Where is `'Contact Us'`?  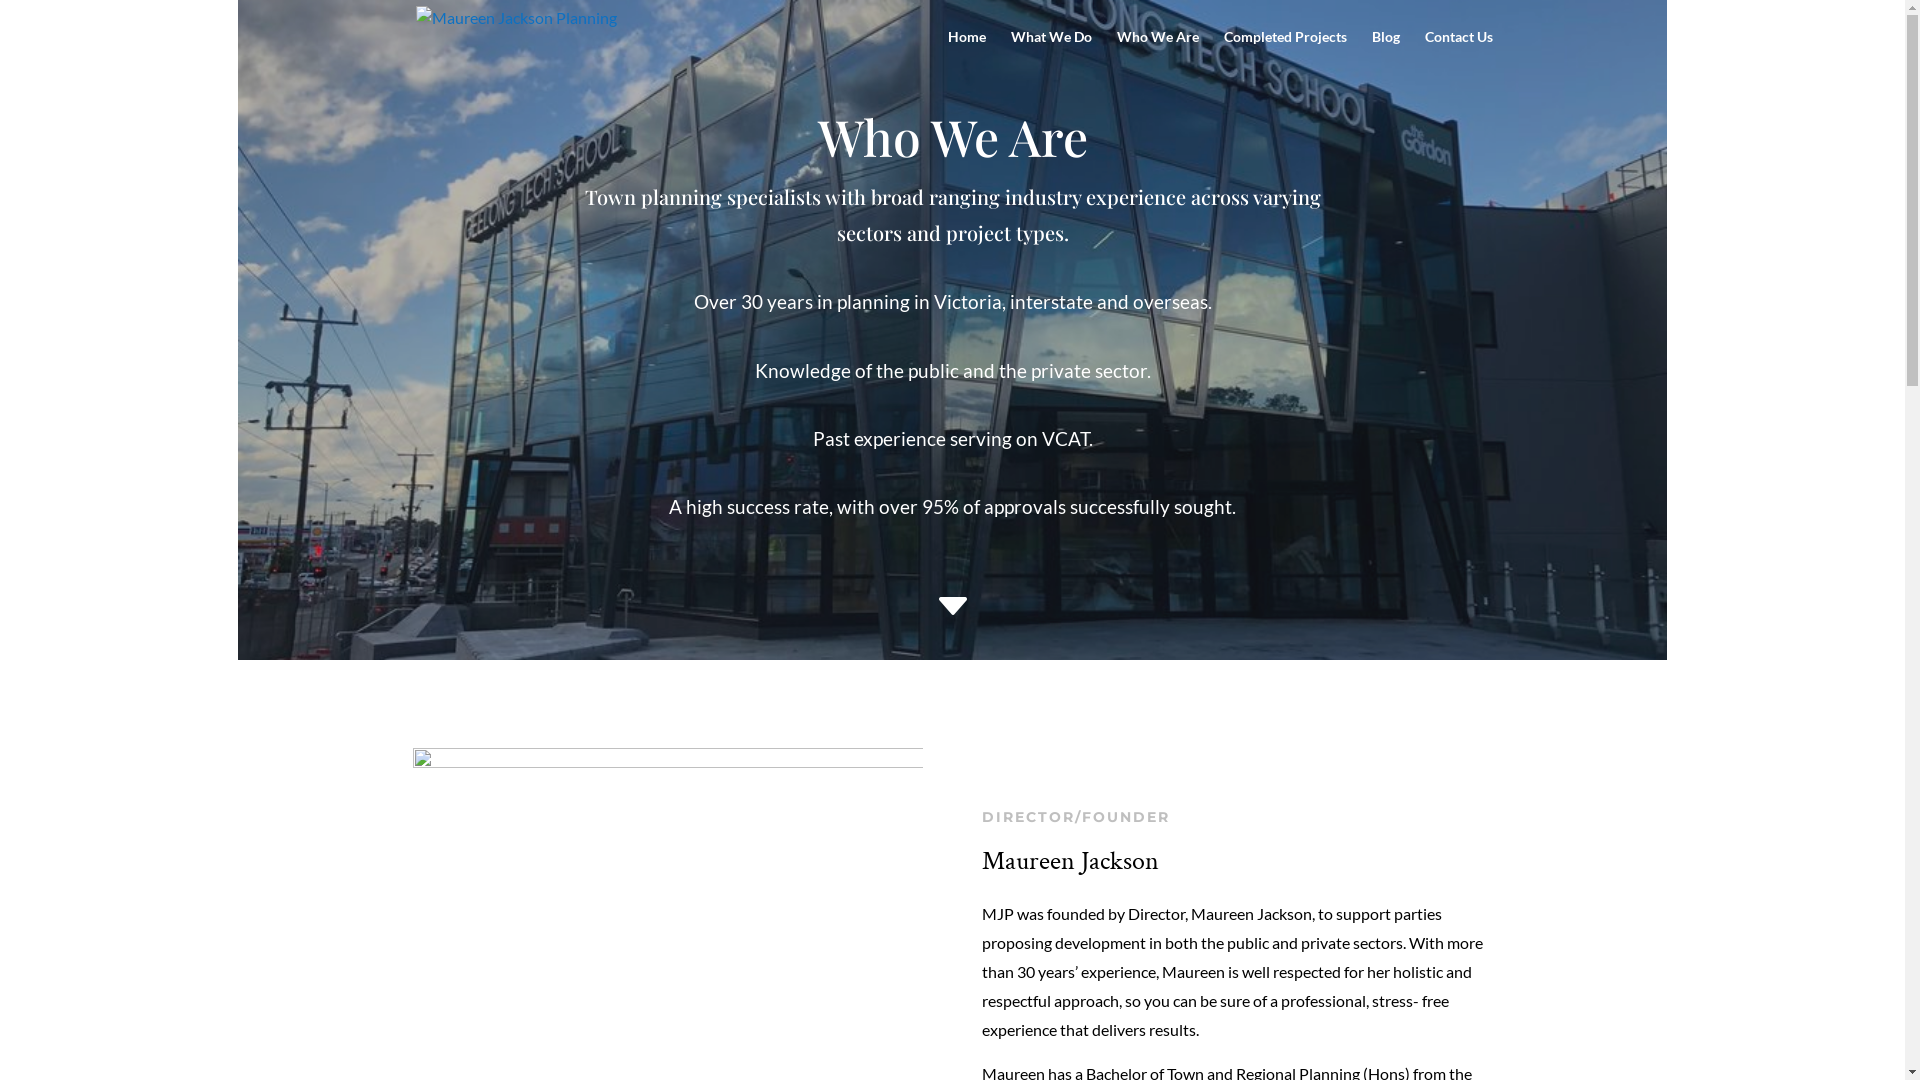 'Contact Us' is located at coordinates (1458, 50).